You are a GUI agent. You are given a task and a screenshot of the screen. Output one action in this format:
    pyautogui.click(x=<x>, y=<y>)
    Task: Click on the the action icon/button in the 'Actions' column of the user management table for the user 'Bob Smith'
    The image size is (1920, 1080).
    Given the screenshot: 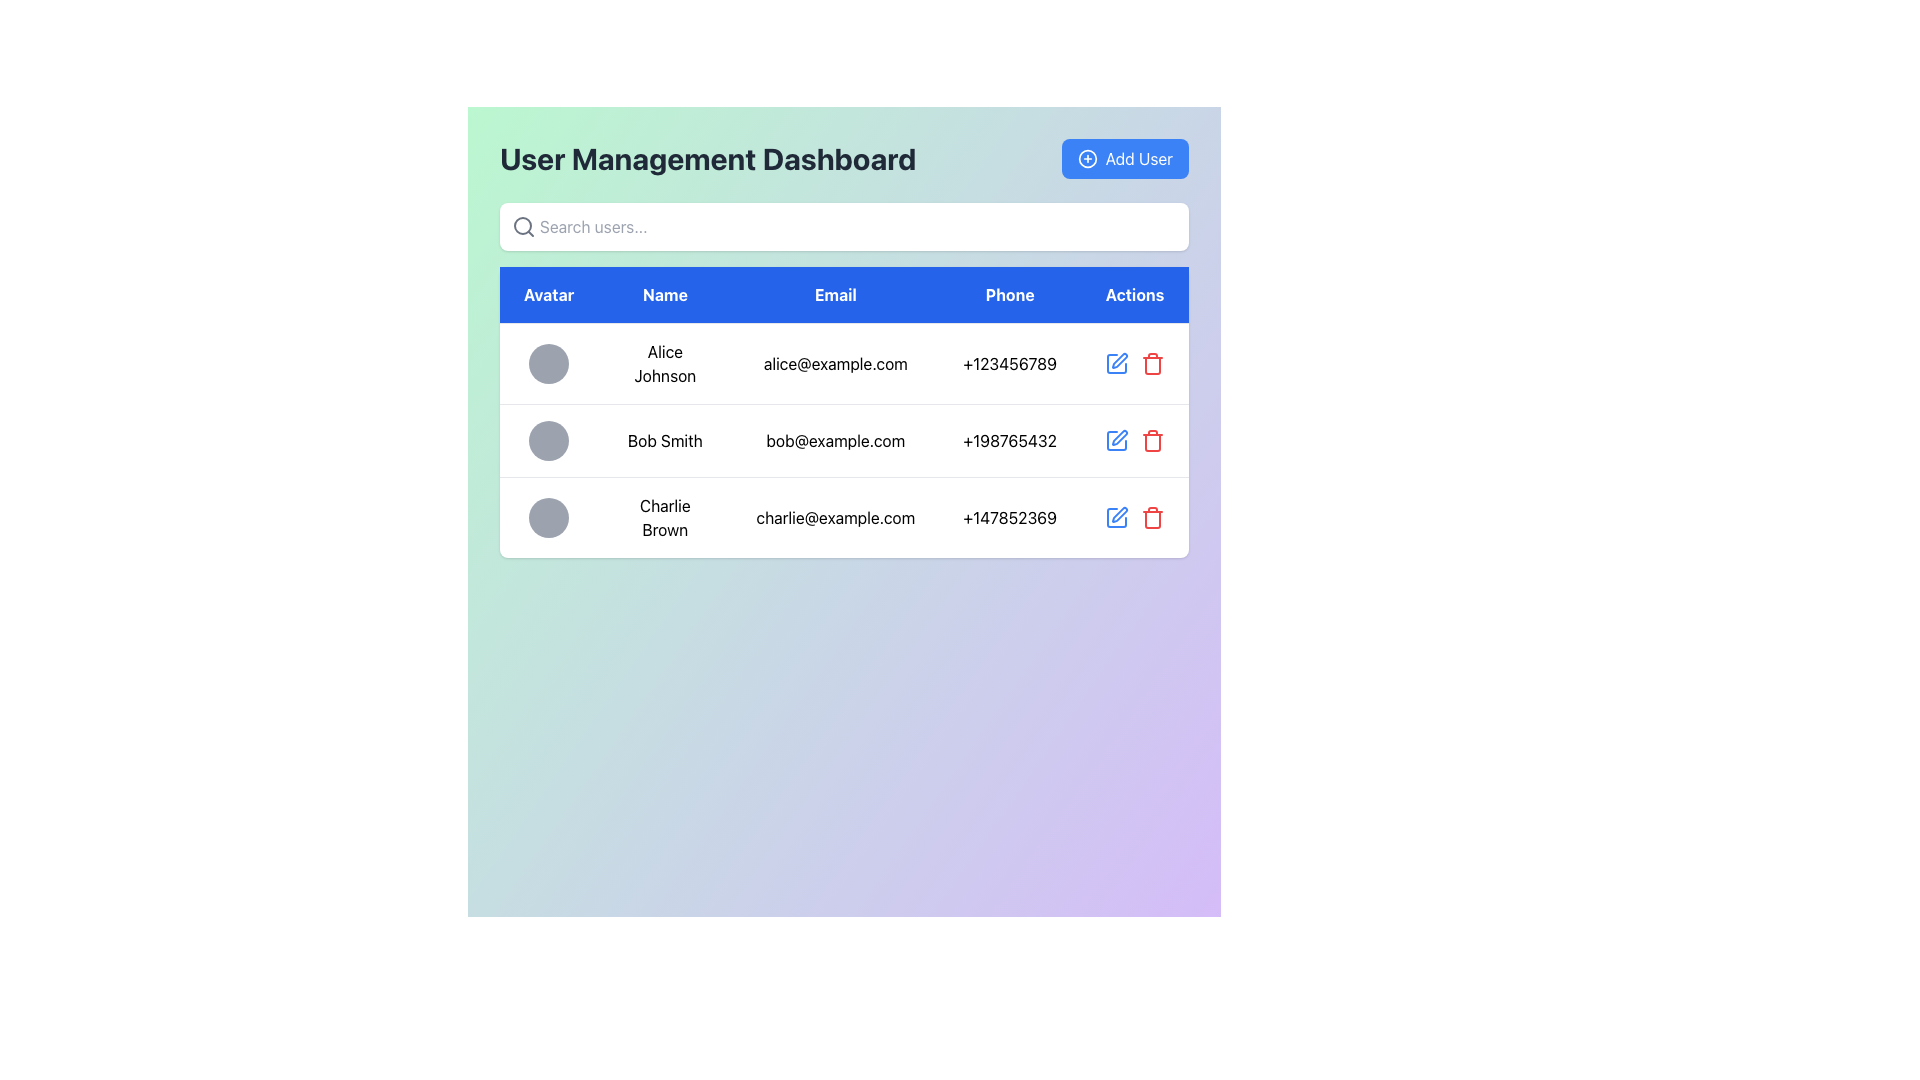 What is the action you would take?
    pyautogui.click(x=1134, y=439)
    